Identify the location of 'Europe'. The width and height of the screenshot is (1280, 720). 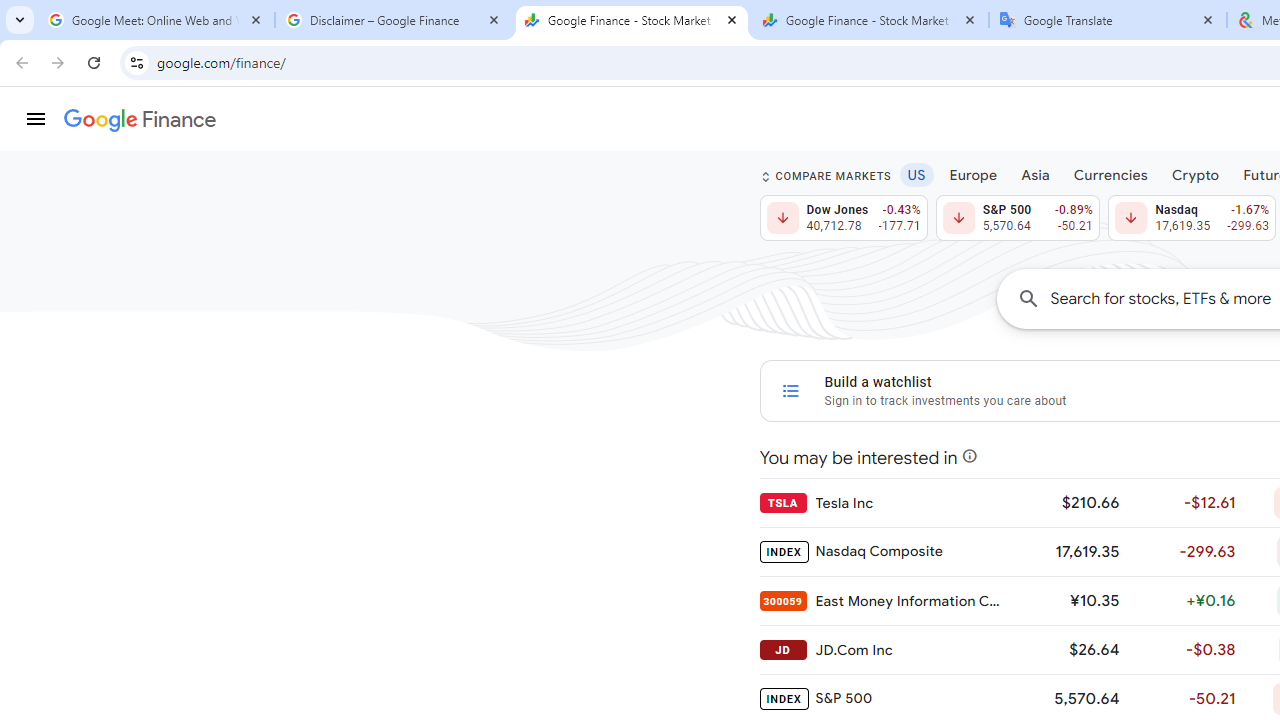
(973, 173).